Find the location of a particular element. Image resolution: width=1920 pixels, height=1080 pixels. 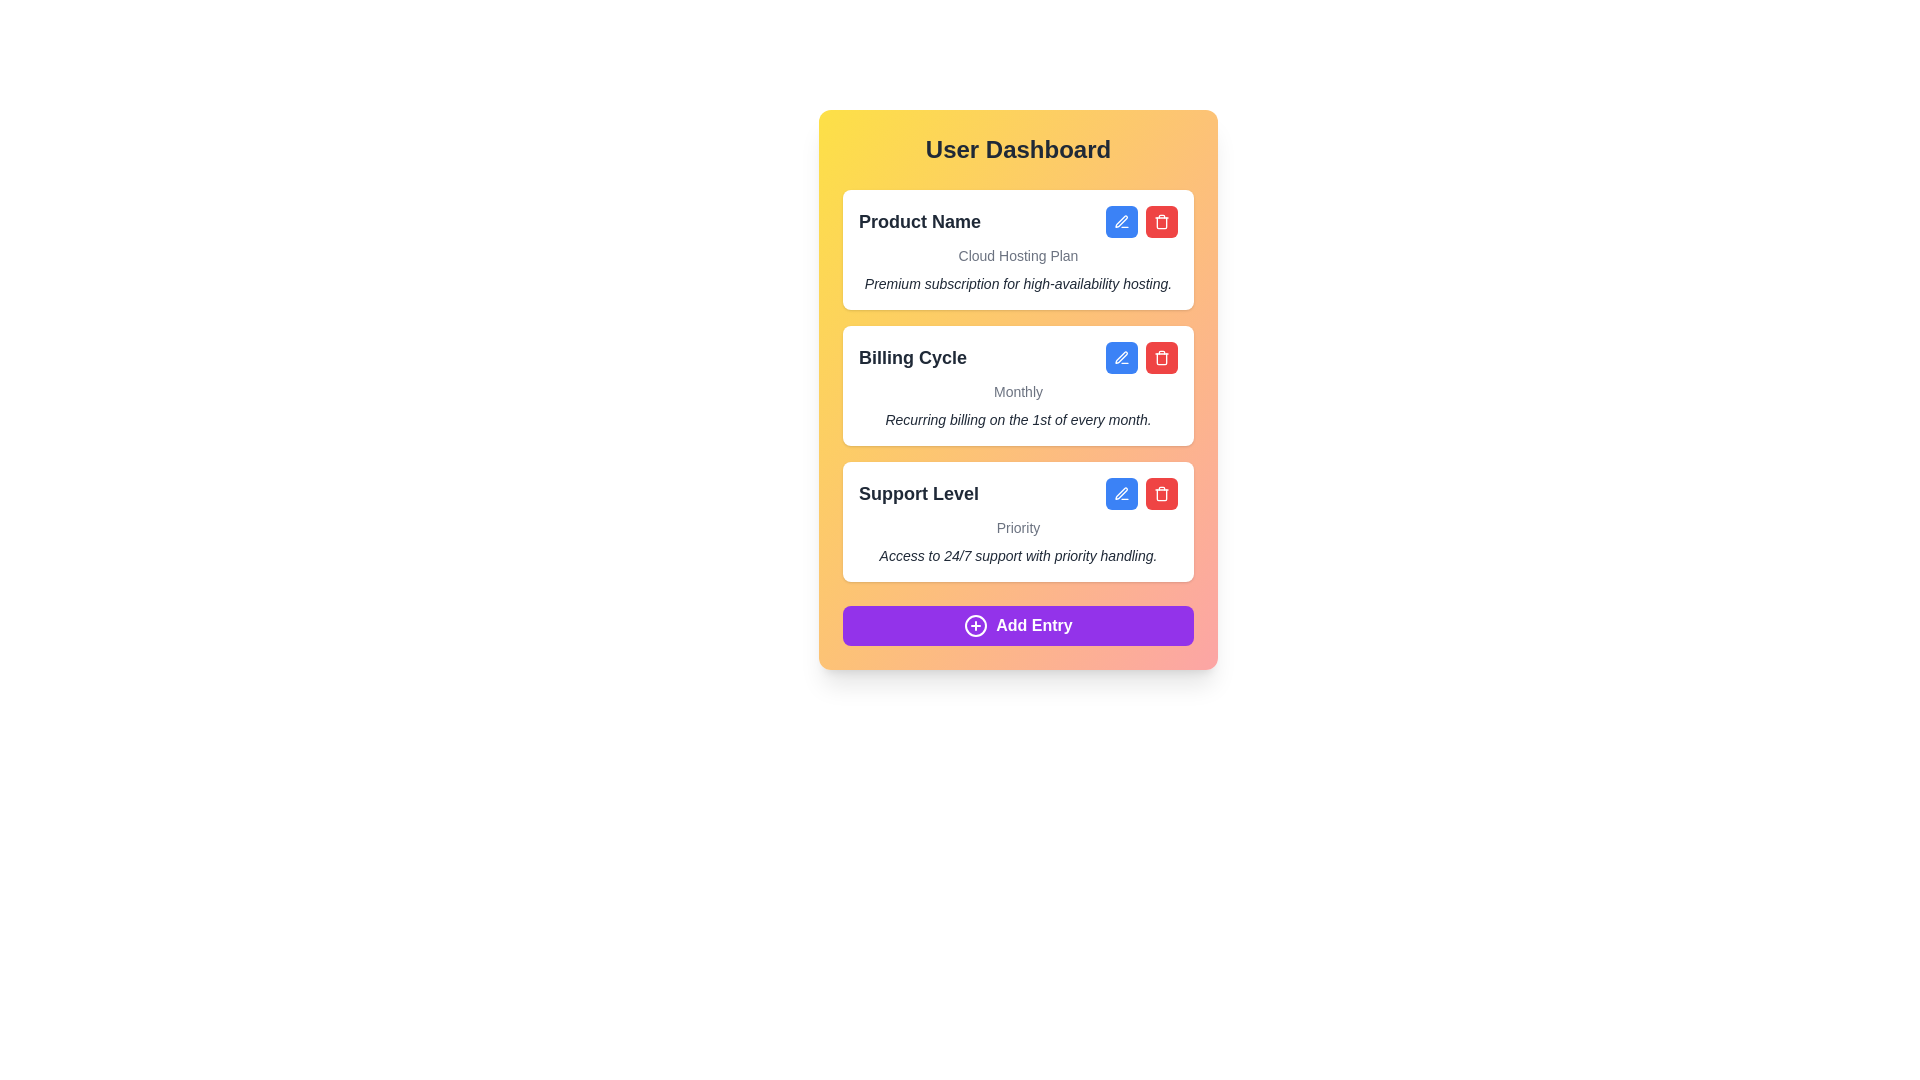

the blue rectangular button with a white pen icon representing edit functionality, located beside the 'Billing Cycle' label and to the left of the red delete icon button is located at coordinates (1122, 357).